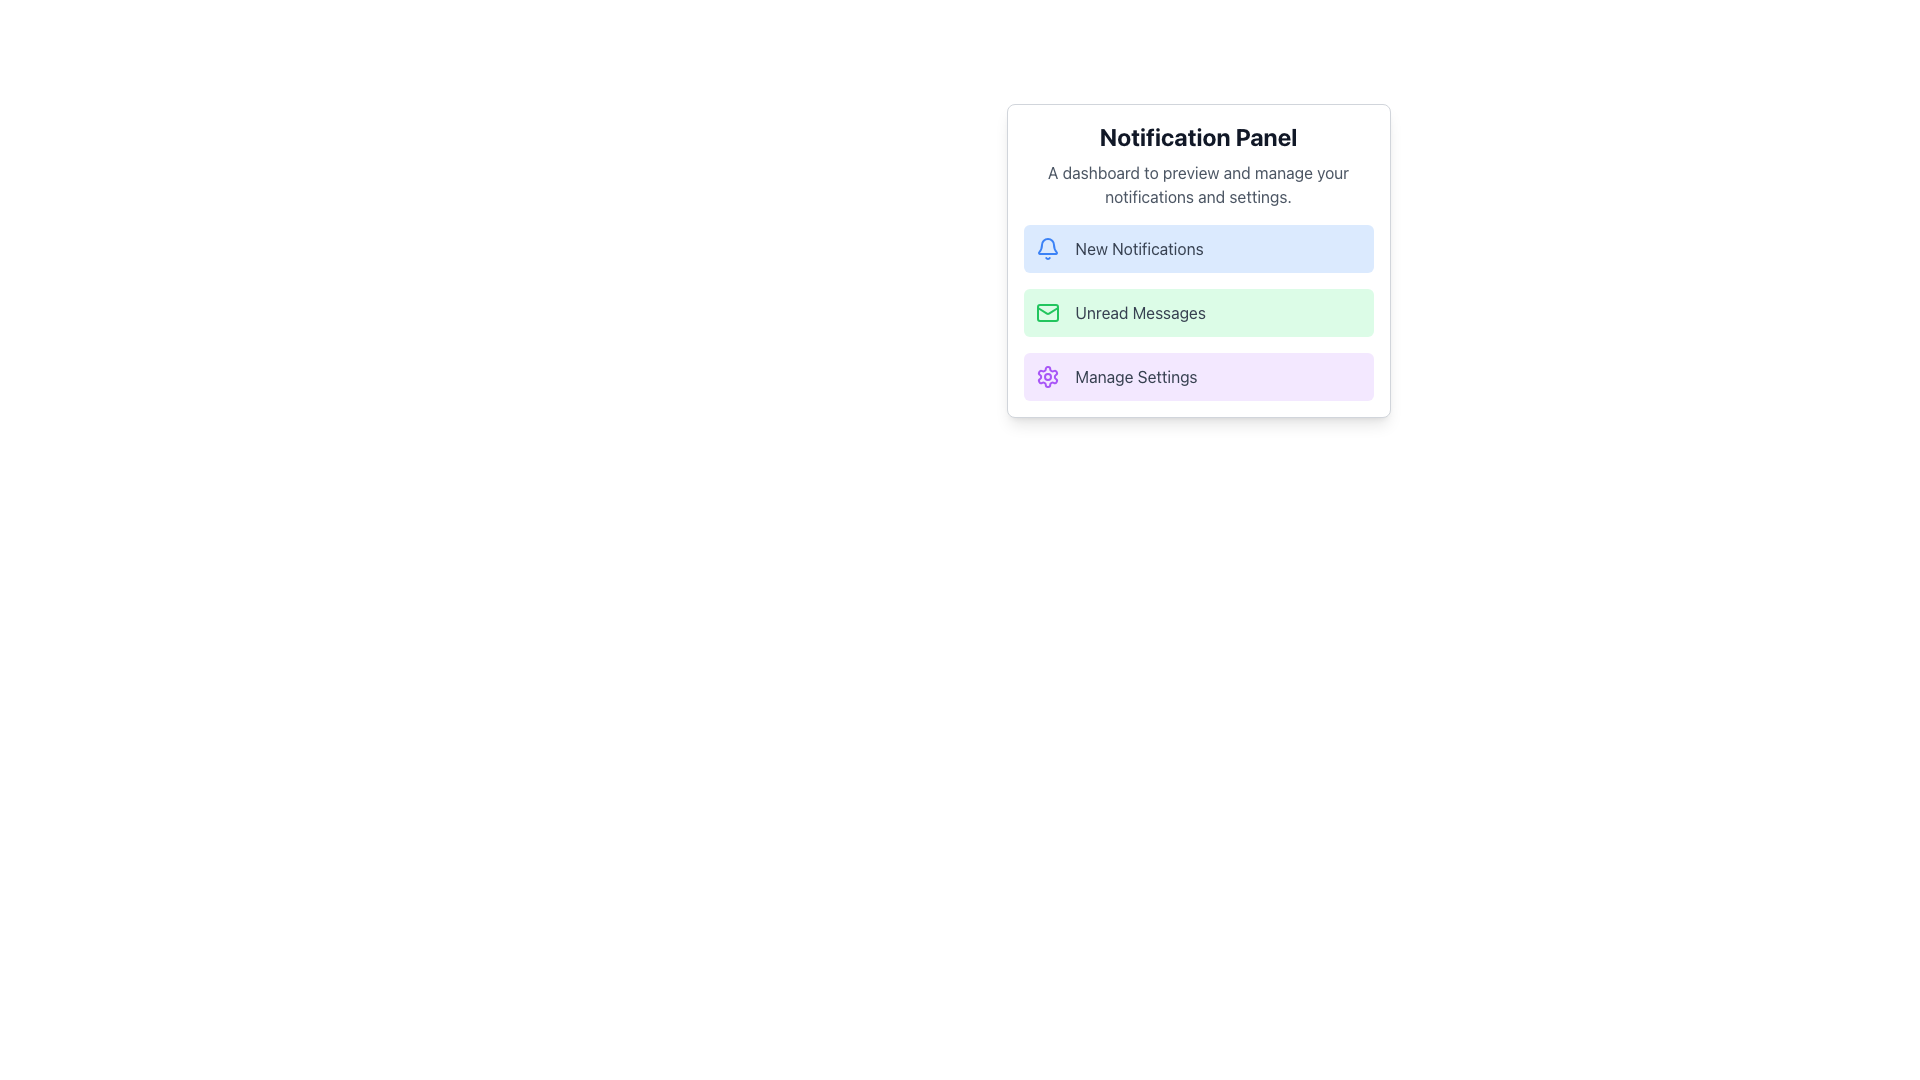 The height and width of the screenshot is (1080, 1920). I want to click on the notification button at the top of the notification panel, so click(1198, 248).